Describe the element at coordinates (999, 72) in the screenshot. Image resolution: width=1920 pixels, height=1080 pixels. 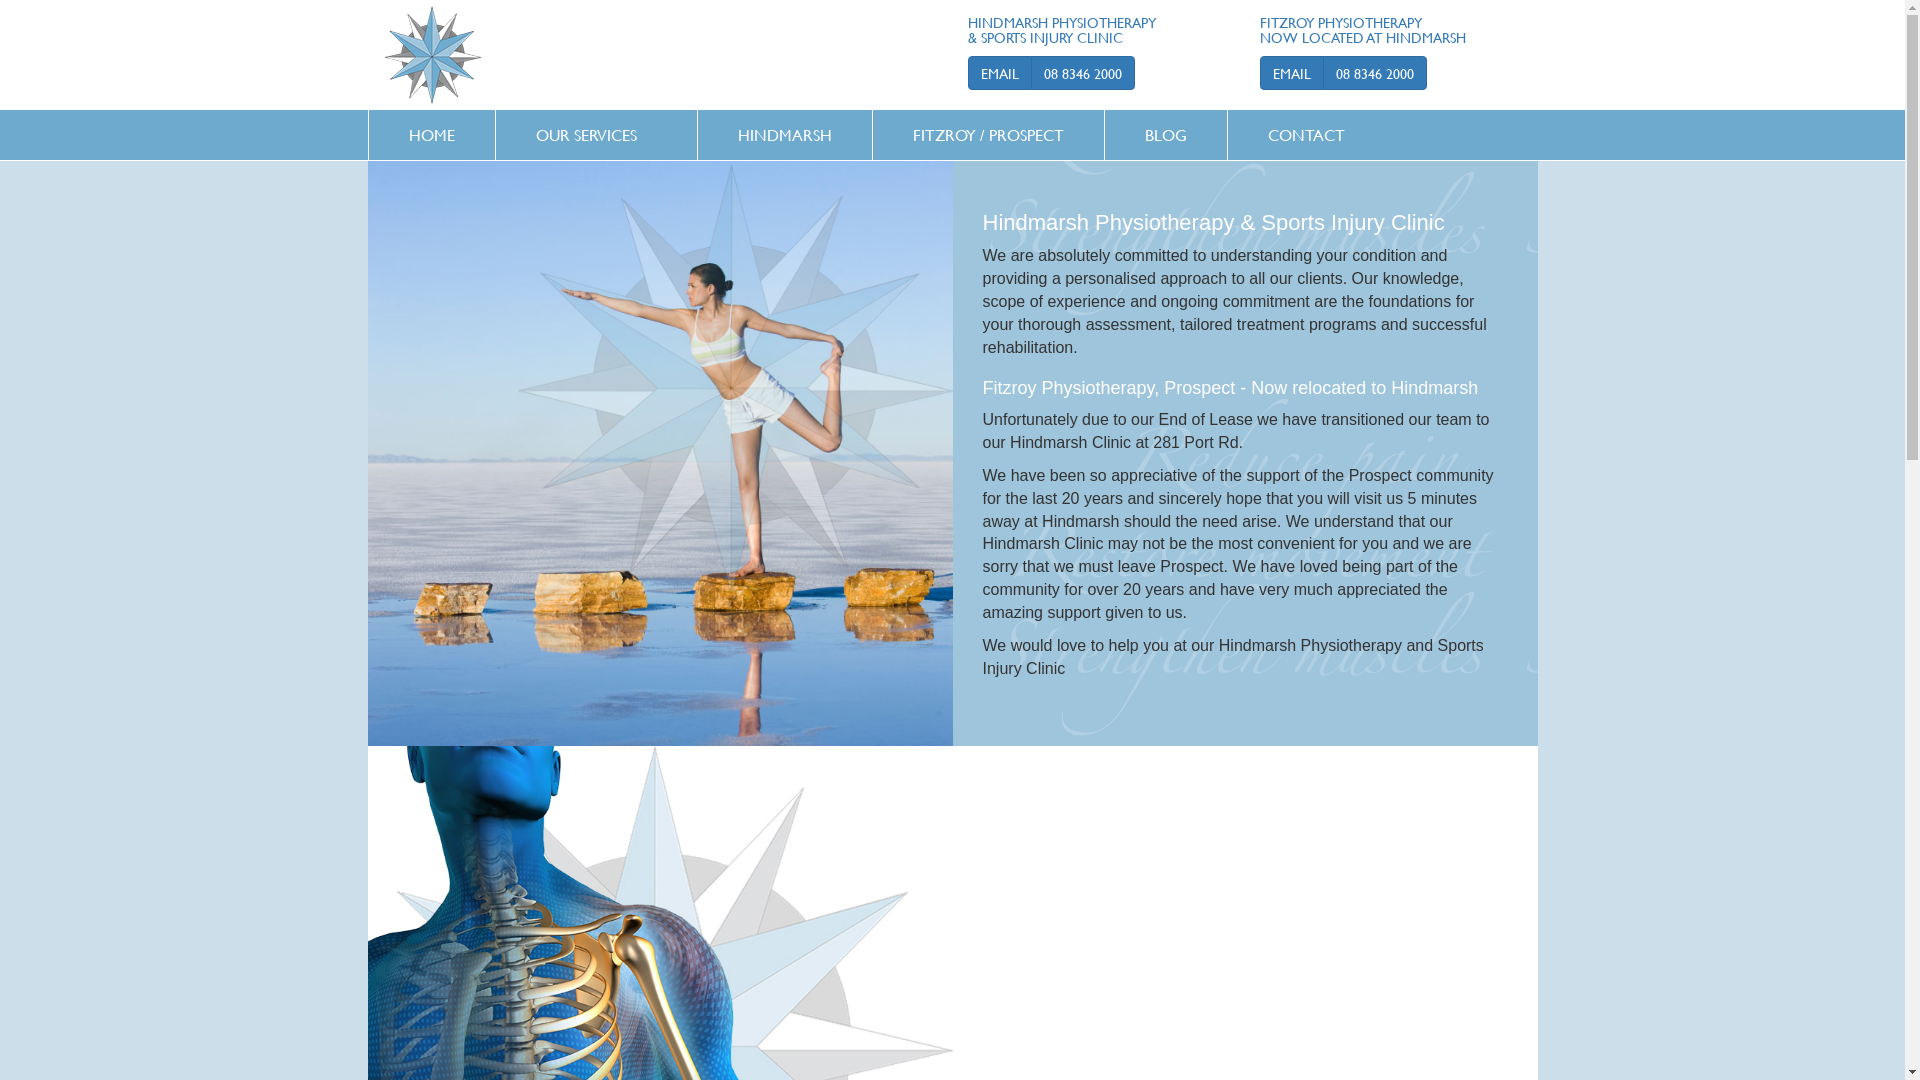
I see `'EMAIL'` at that location.